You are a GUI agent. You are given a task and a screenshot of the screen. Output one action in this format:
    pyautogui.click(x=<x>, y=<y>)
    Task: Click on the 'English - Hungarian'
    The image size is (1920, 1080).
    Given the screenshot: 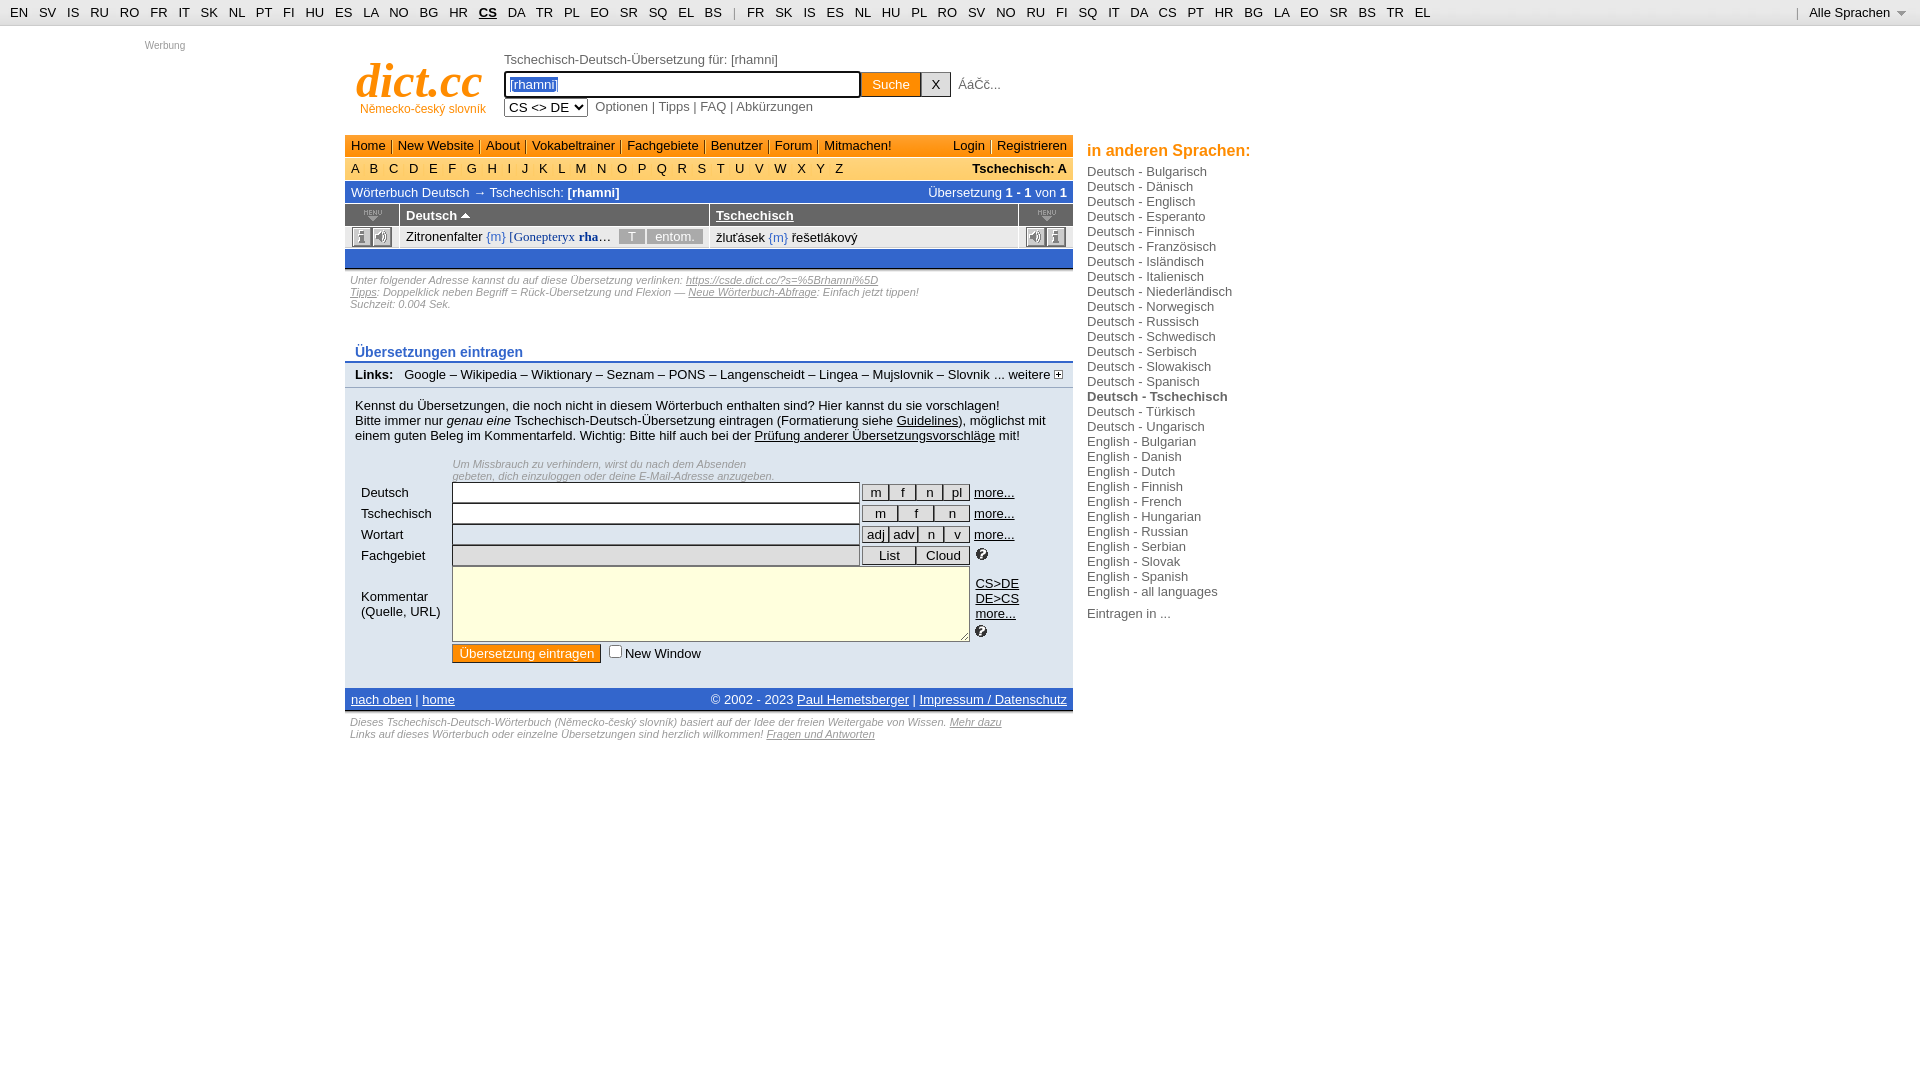 What is the action you would take?
    pyautogui.click(x=1143, y=515)
    